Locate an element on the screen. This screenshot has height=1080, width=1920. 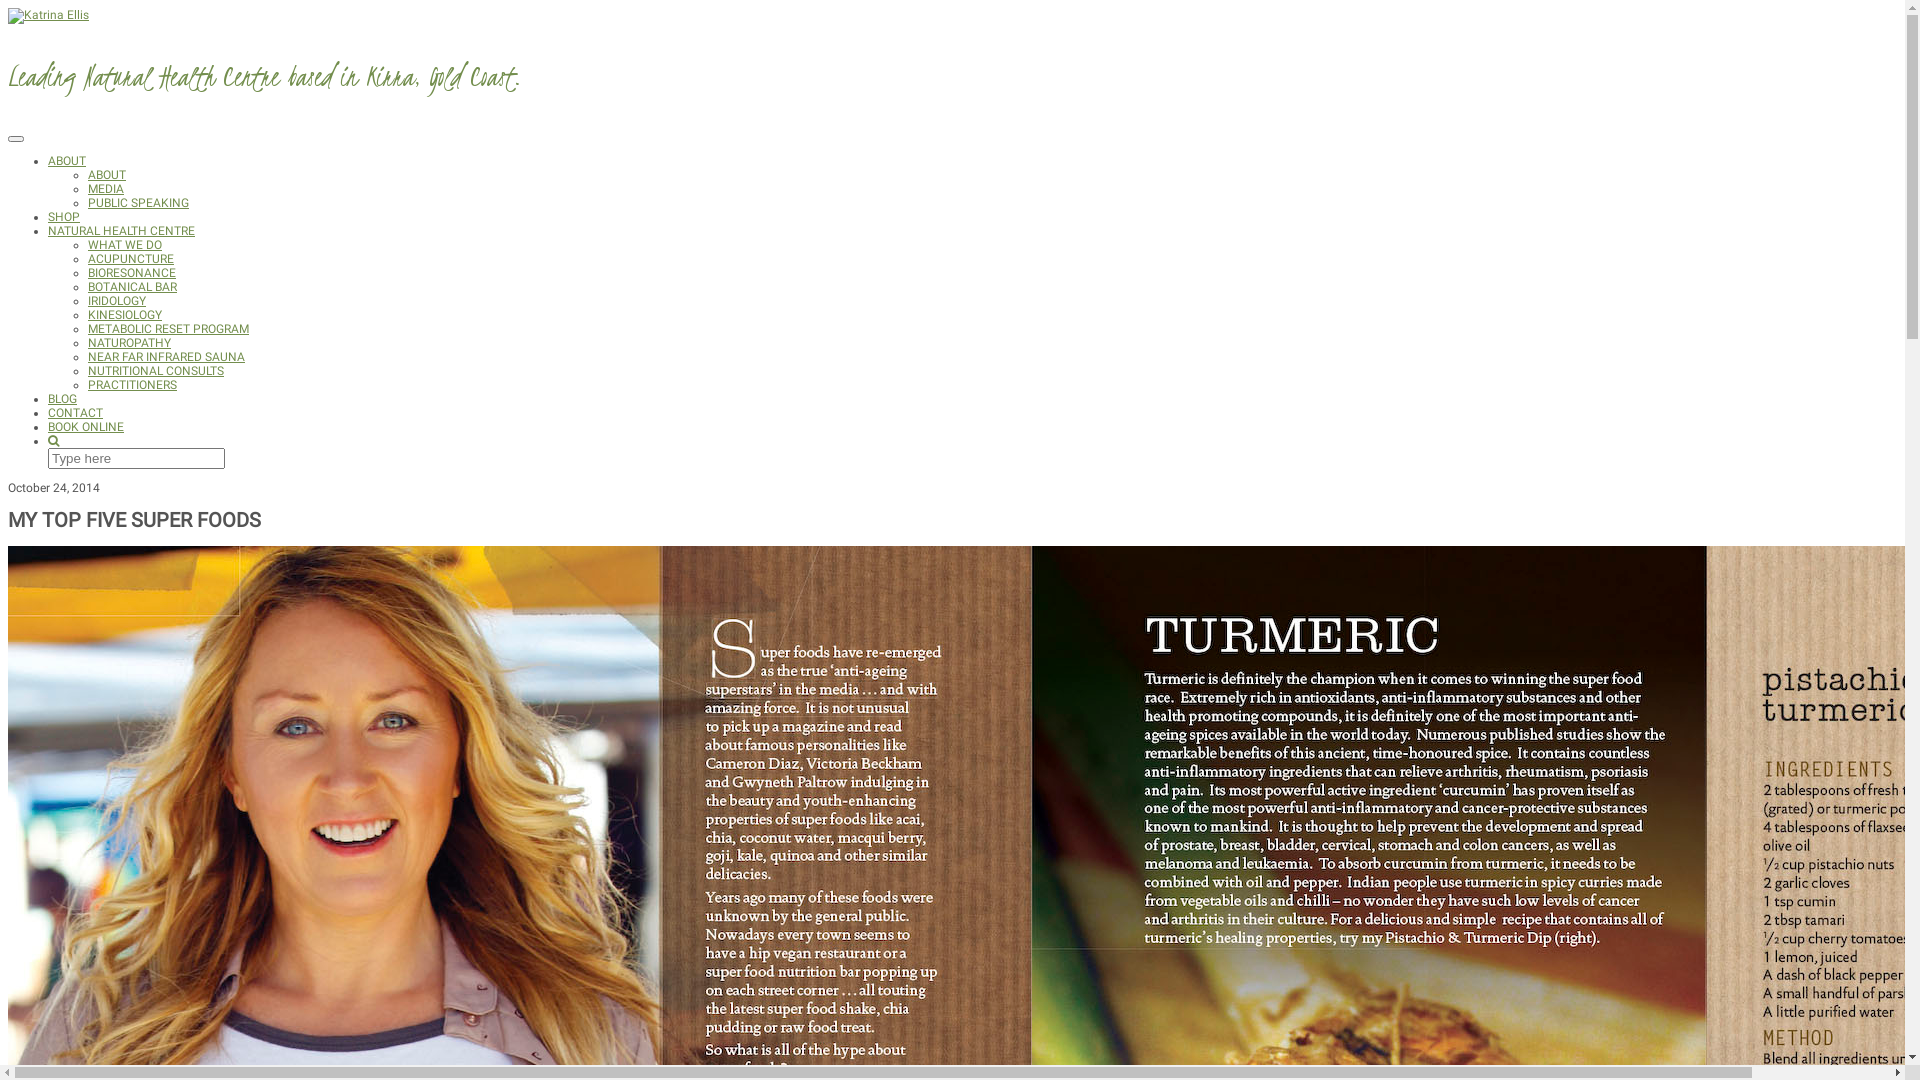
'CONTACT' is located at coordinates (75, 411).